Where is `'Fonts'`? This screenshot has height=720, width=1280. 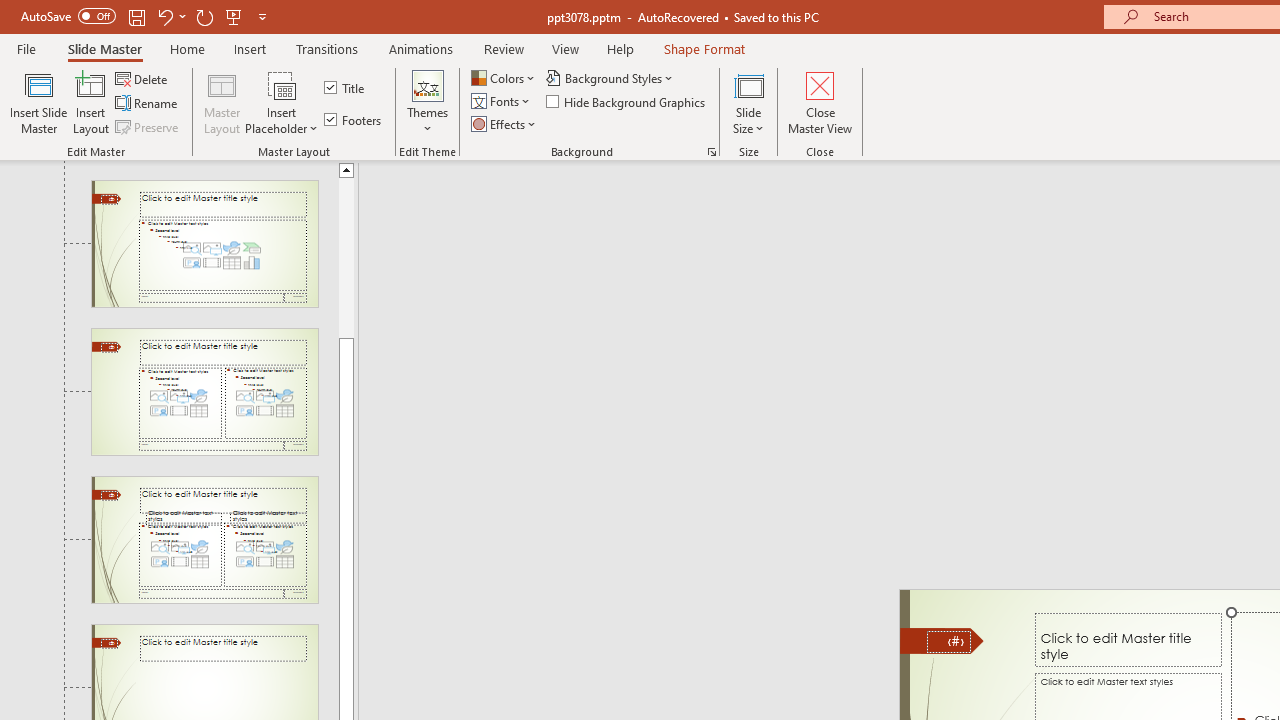 'Fonts' is located at coordinates (503, 101).